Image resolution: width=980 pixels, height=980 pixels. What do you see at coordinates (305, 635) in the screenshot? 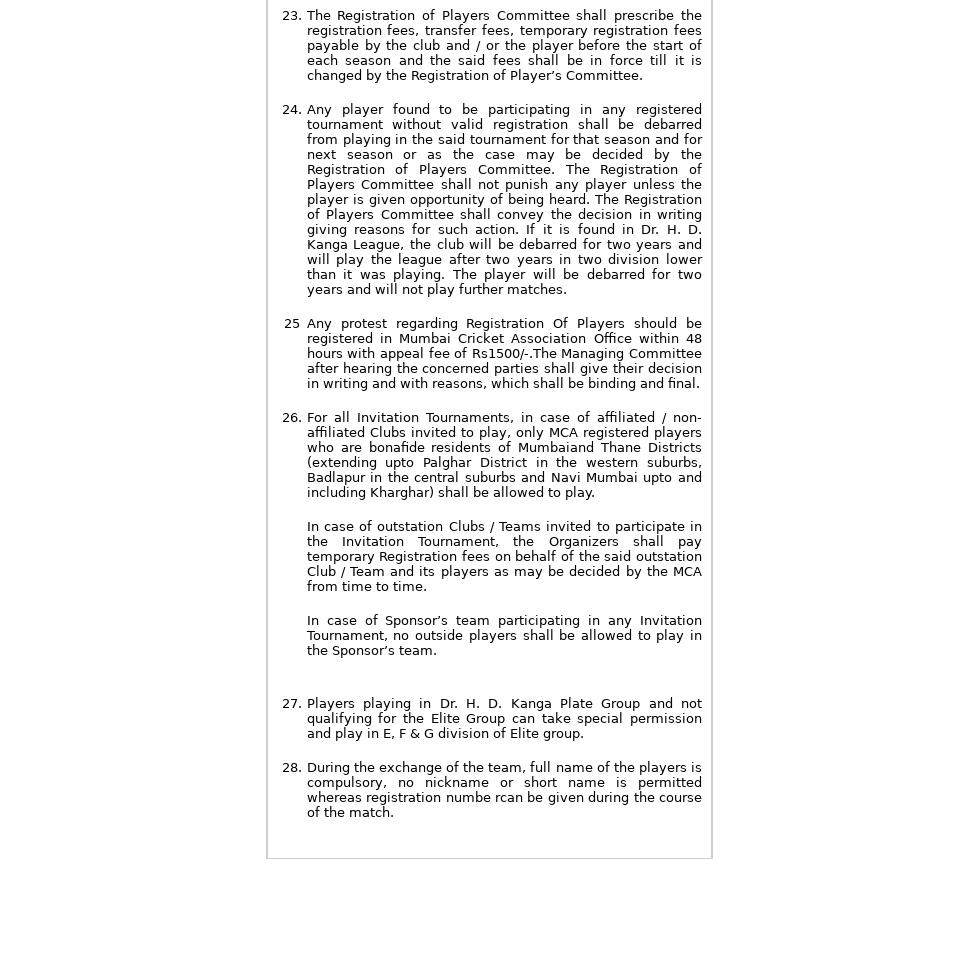
I see `'In case of Sponsor’s team participating in any Invitation Tournament, no outside players shall be allowed to play in the Sponsor’s team.'` at bounding box center [305, 635].